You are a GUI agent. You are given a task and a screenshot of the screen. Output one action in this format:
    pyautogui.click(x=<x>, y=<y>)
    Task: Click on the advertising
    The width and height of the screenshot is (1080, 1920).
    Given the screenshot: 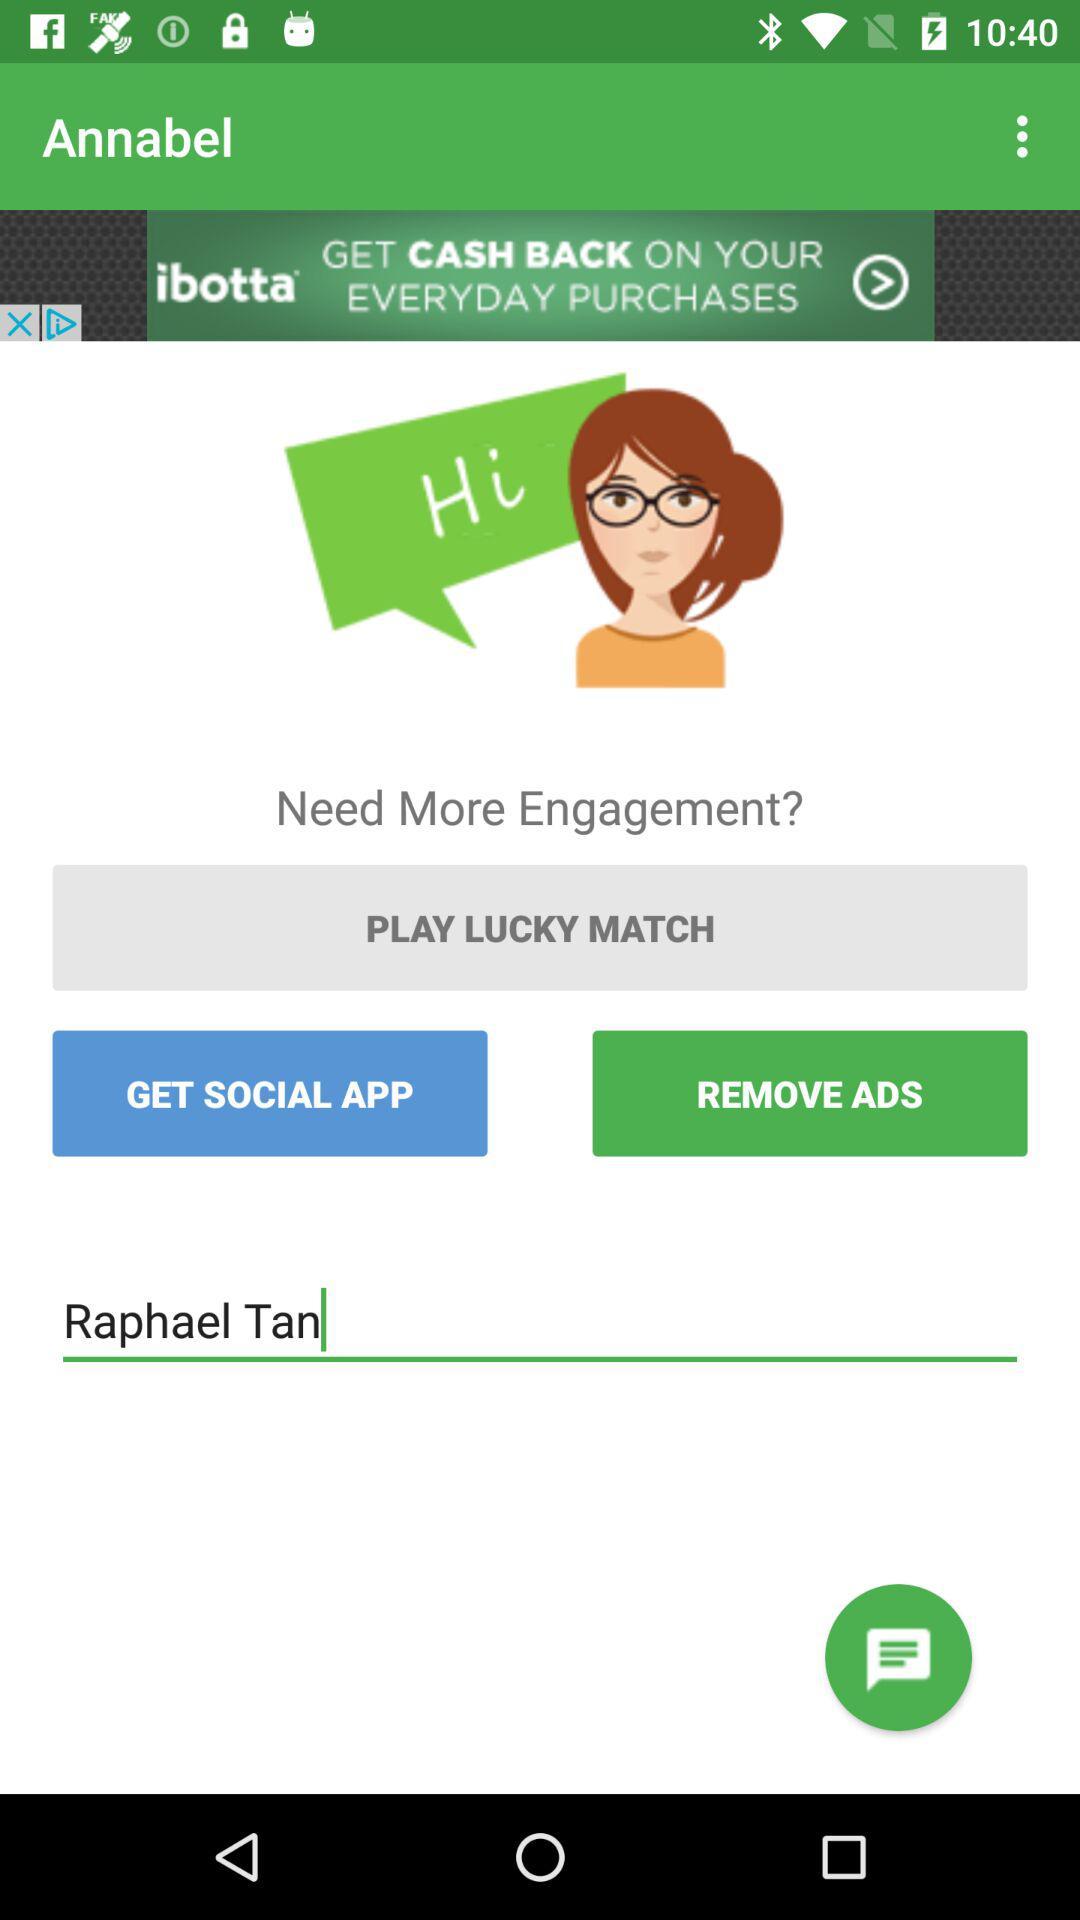 What is the action you would take?
    pyautogui.click(x=540, y=274)
    